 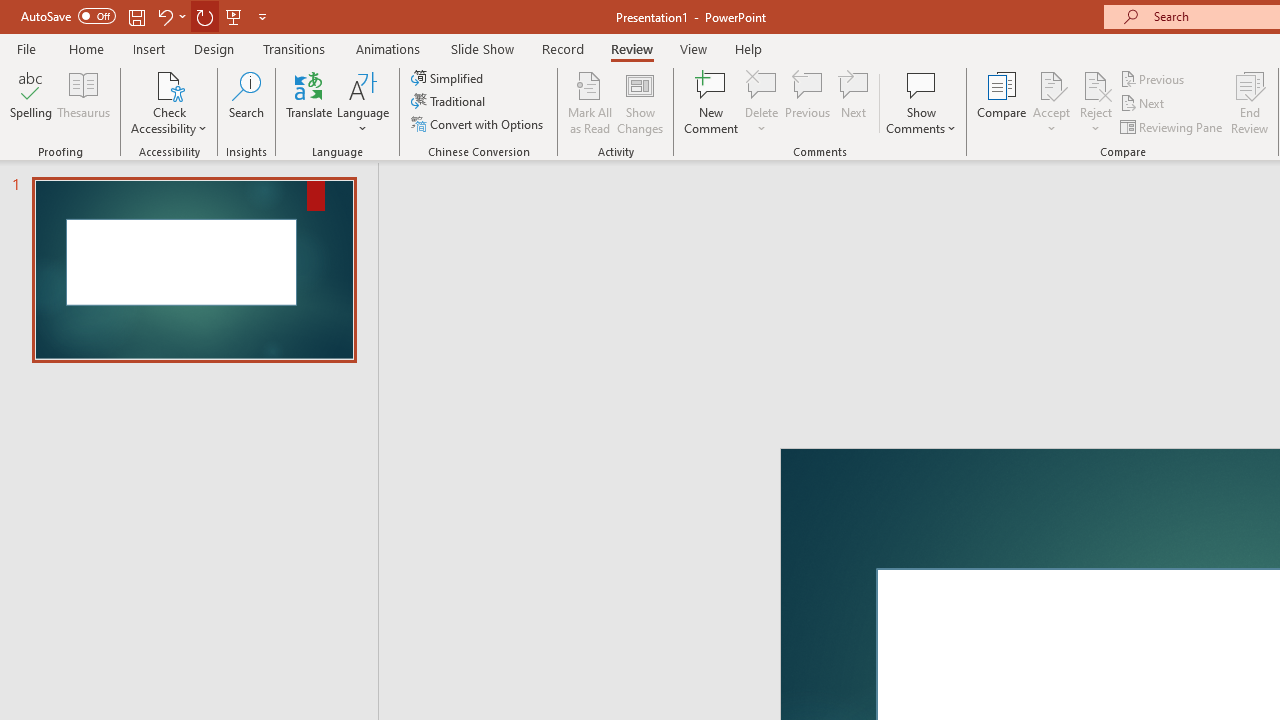 What do you see at coordinates (1248, 103) in the screenshot?
I see `'End Review'` at bounding box center [1248, 103].